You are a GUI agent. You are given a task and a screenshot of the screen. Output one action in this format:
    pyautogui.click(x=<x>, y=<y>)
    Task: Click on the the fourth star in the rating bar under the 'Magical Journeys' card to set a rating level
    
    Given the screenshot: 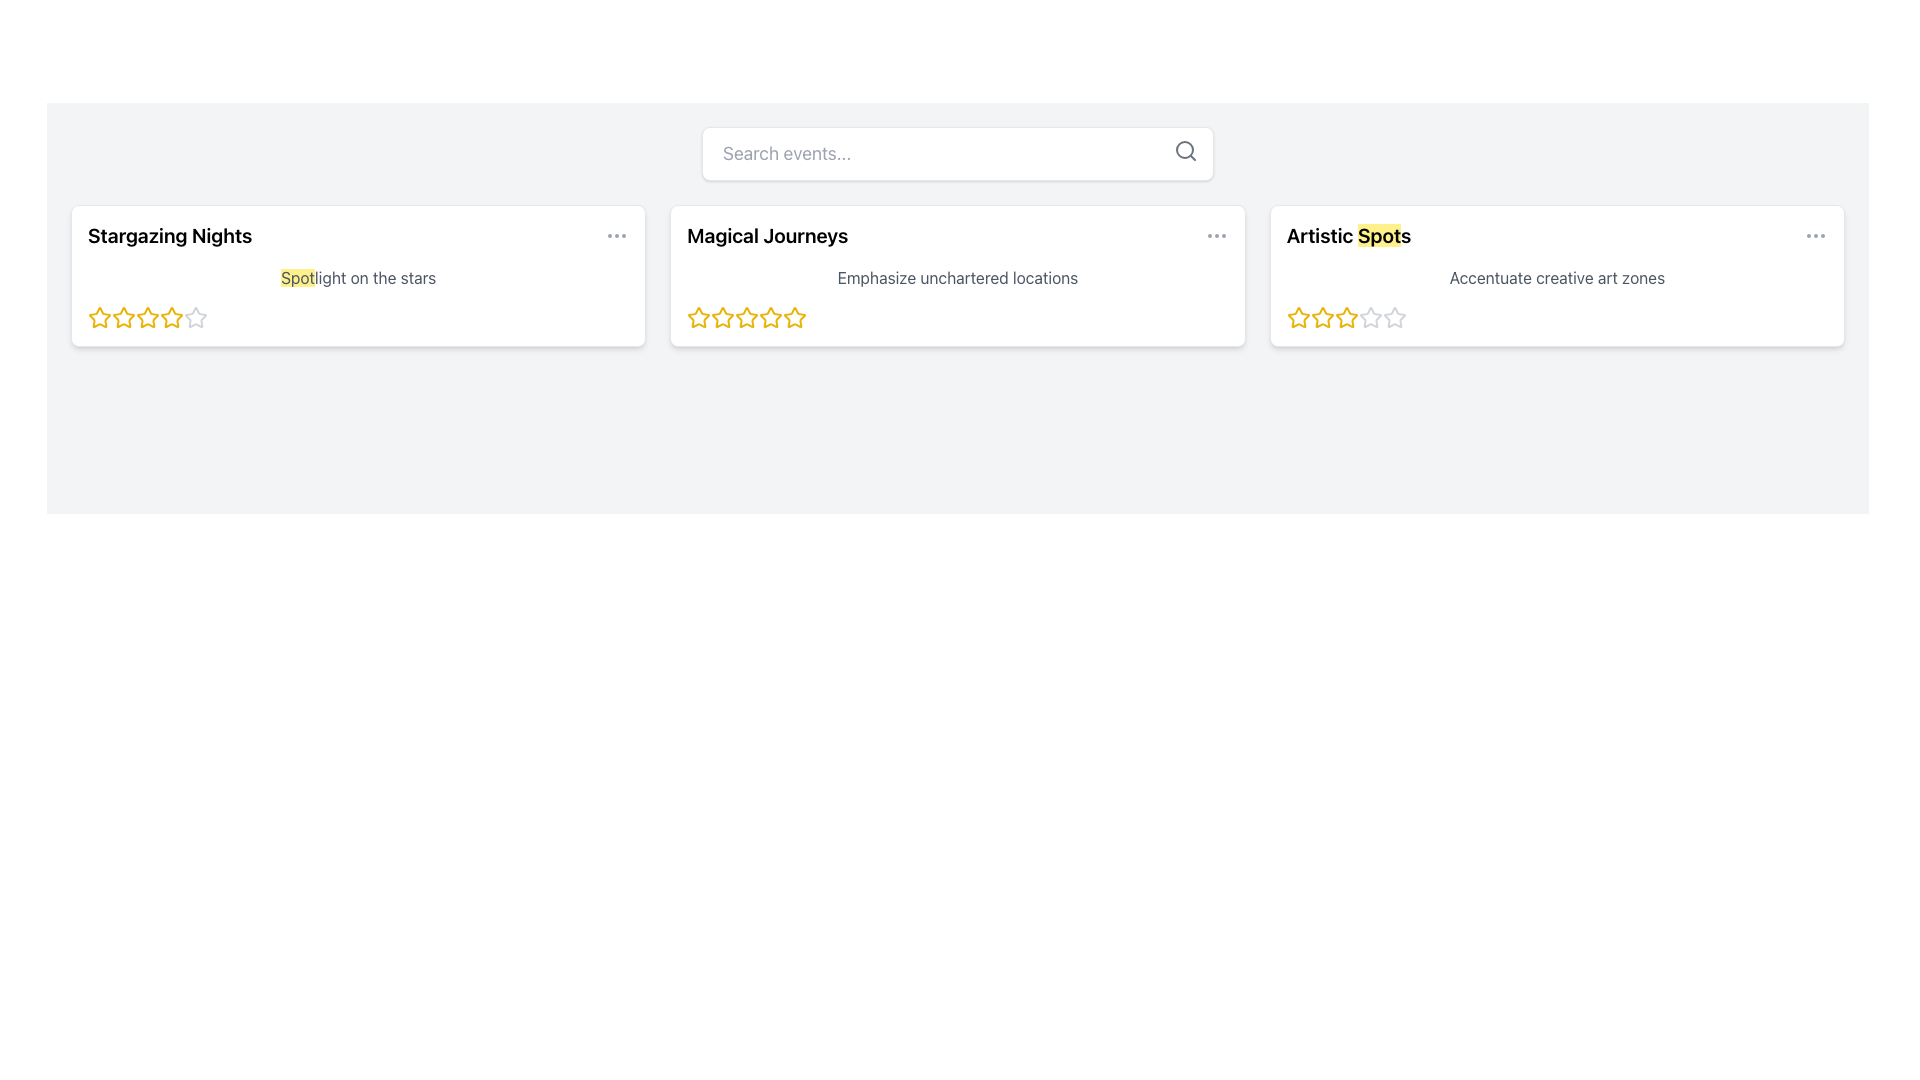 What is the action you would take?
    pyautogui.click(x=746, y=316)
    